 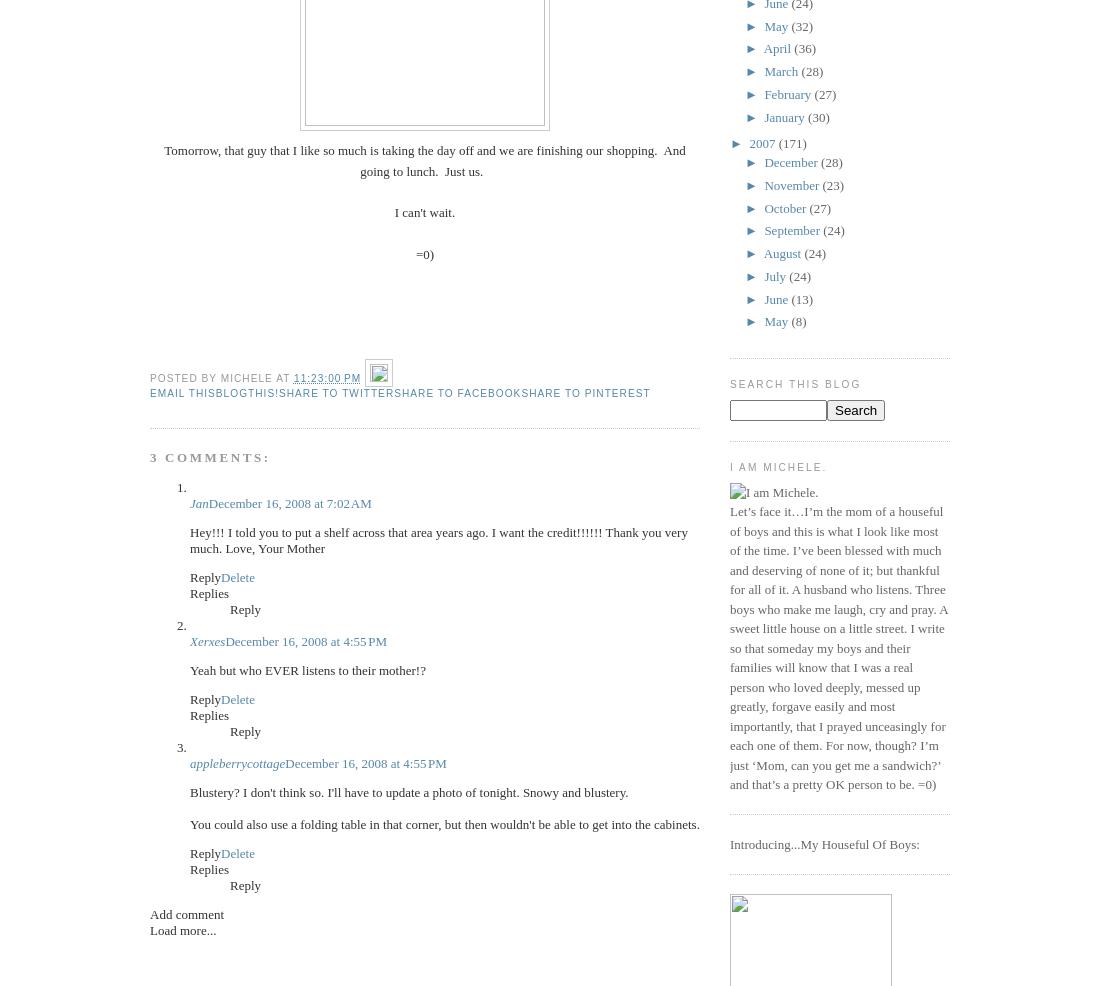 What do you see at coordinates (789, 93) in the screenshot?
I see `'February'` at bounding box center [789, 93].